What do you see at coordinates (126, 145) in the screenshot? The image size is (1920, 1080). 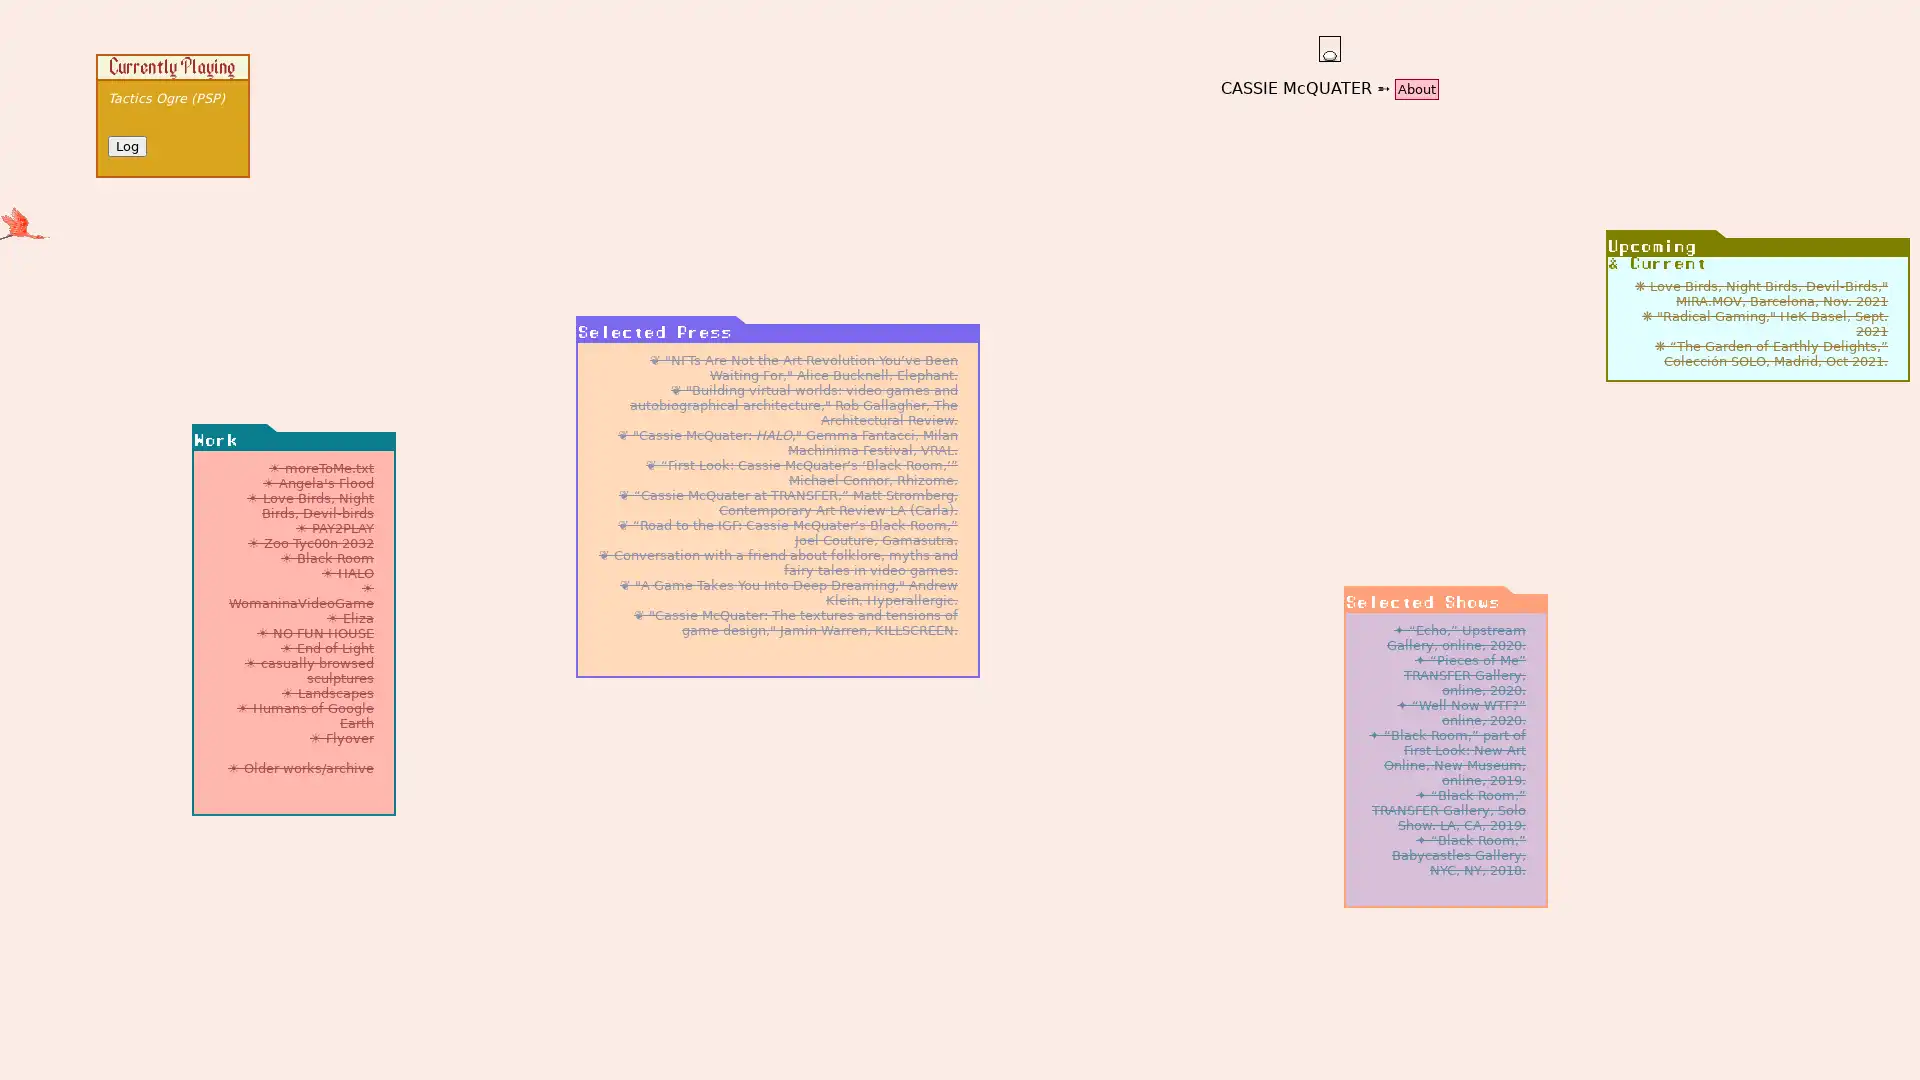 I see `Log` at bounding box center [126, 145].